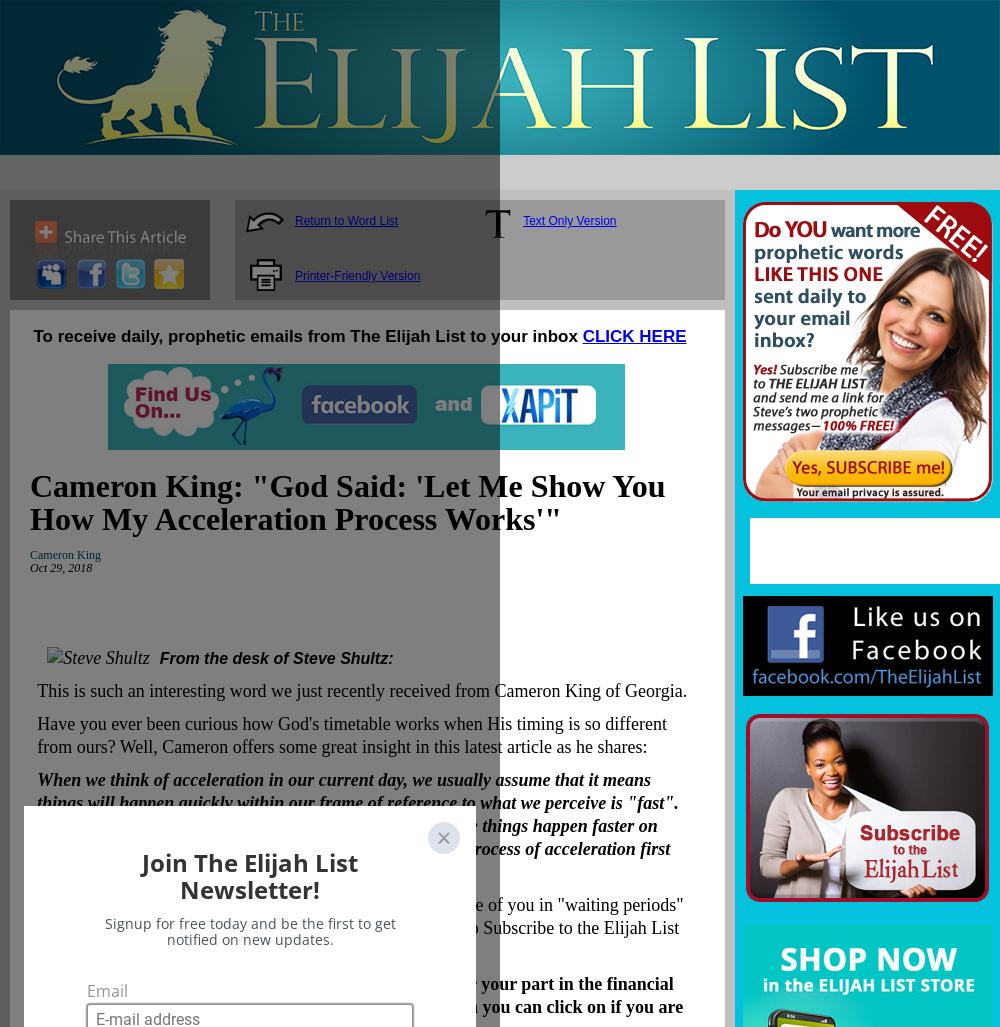 This screenshot has width=1000, height=1027. What do you see at coordinates (30, 553) in the screenshot?
I see `'Cameron King'` at bounding box center [30, 553].